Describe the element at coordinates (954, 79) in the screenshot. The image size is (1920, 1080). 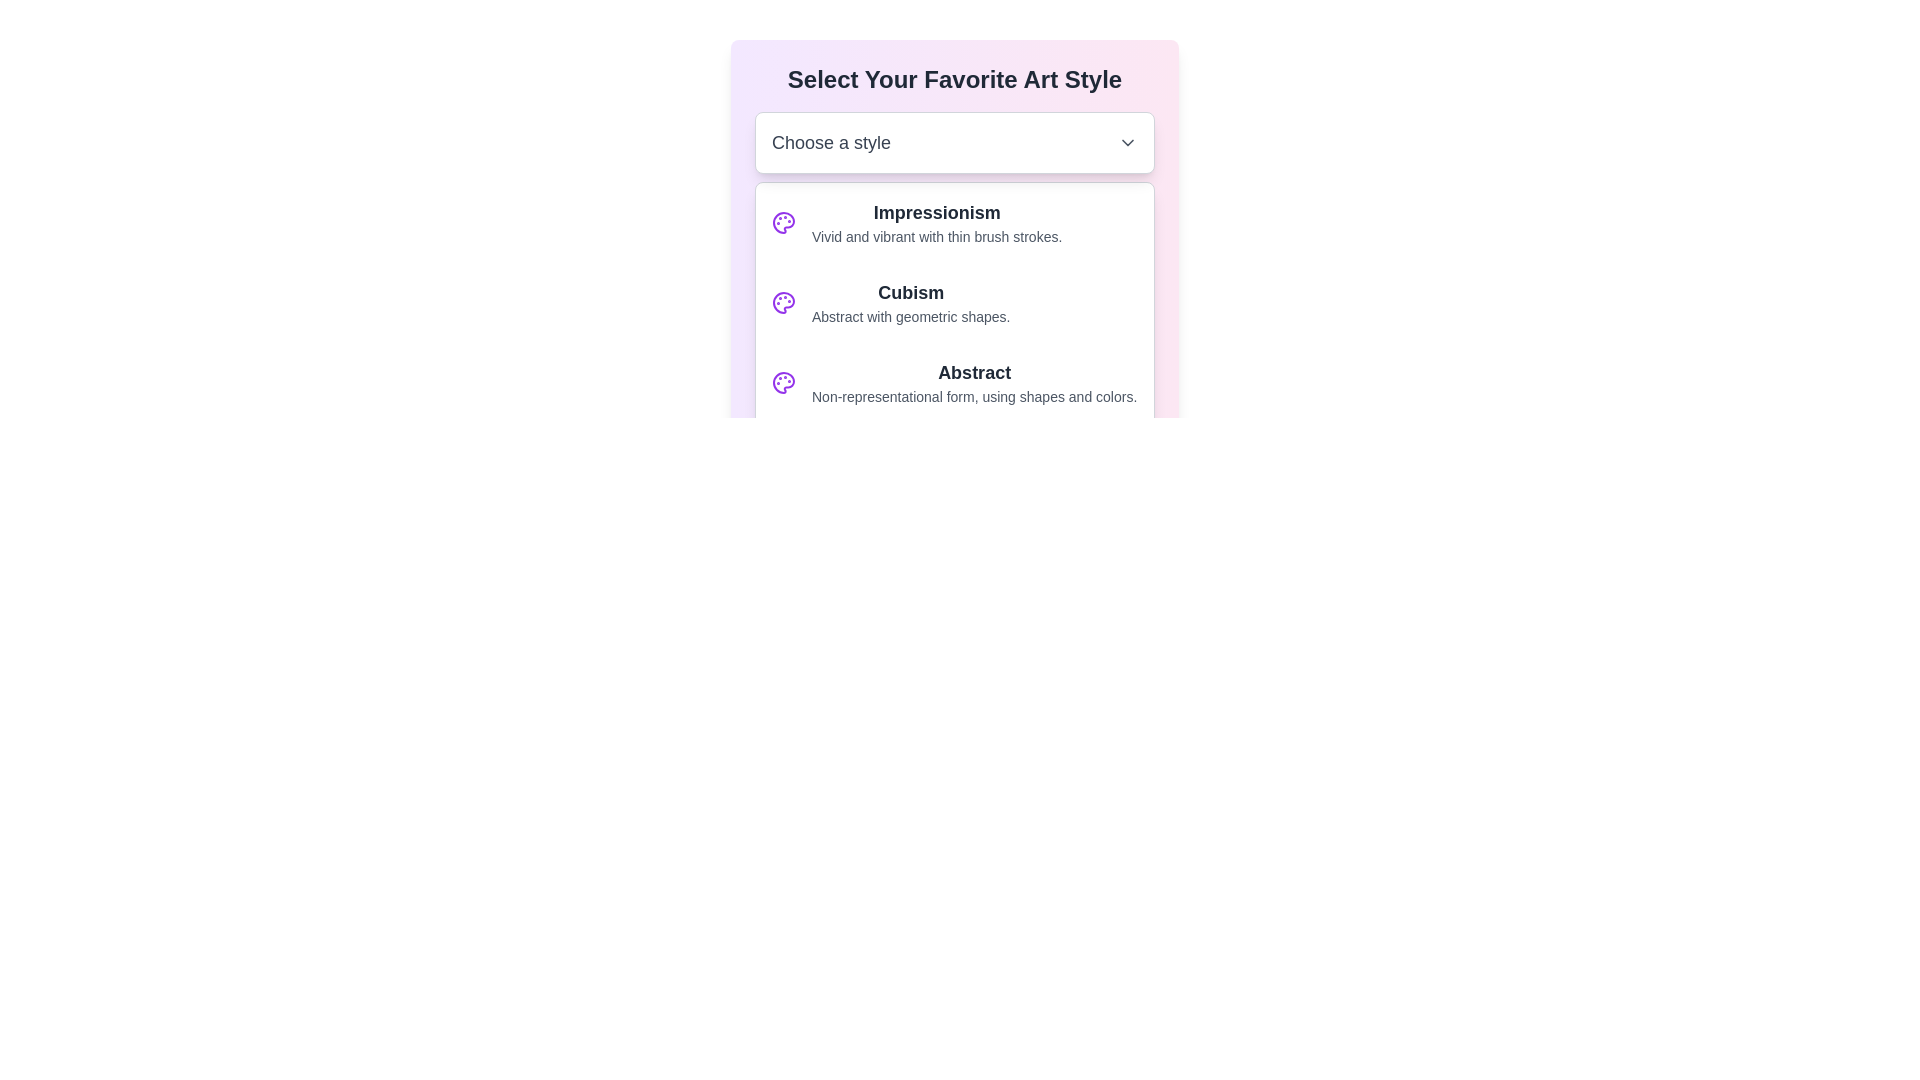
I see `the text header labeled 'Select Your Favorite Art Style', which is styled in large, bold font and is centrally aligned on a light pink gradient background` at that location.